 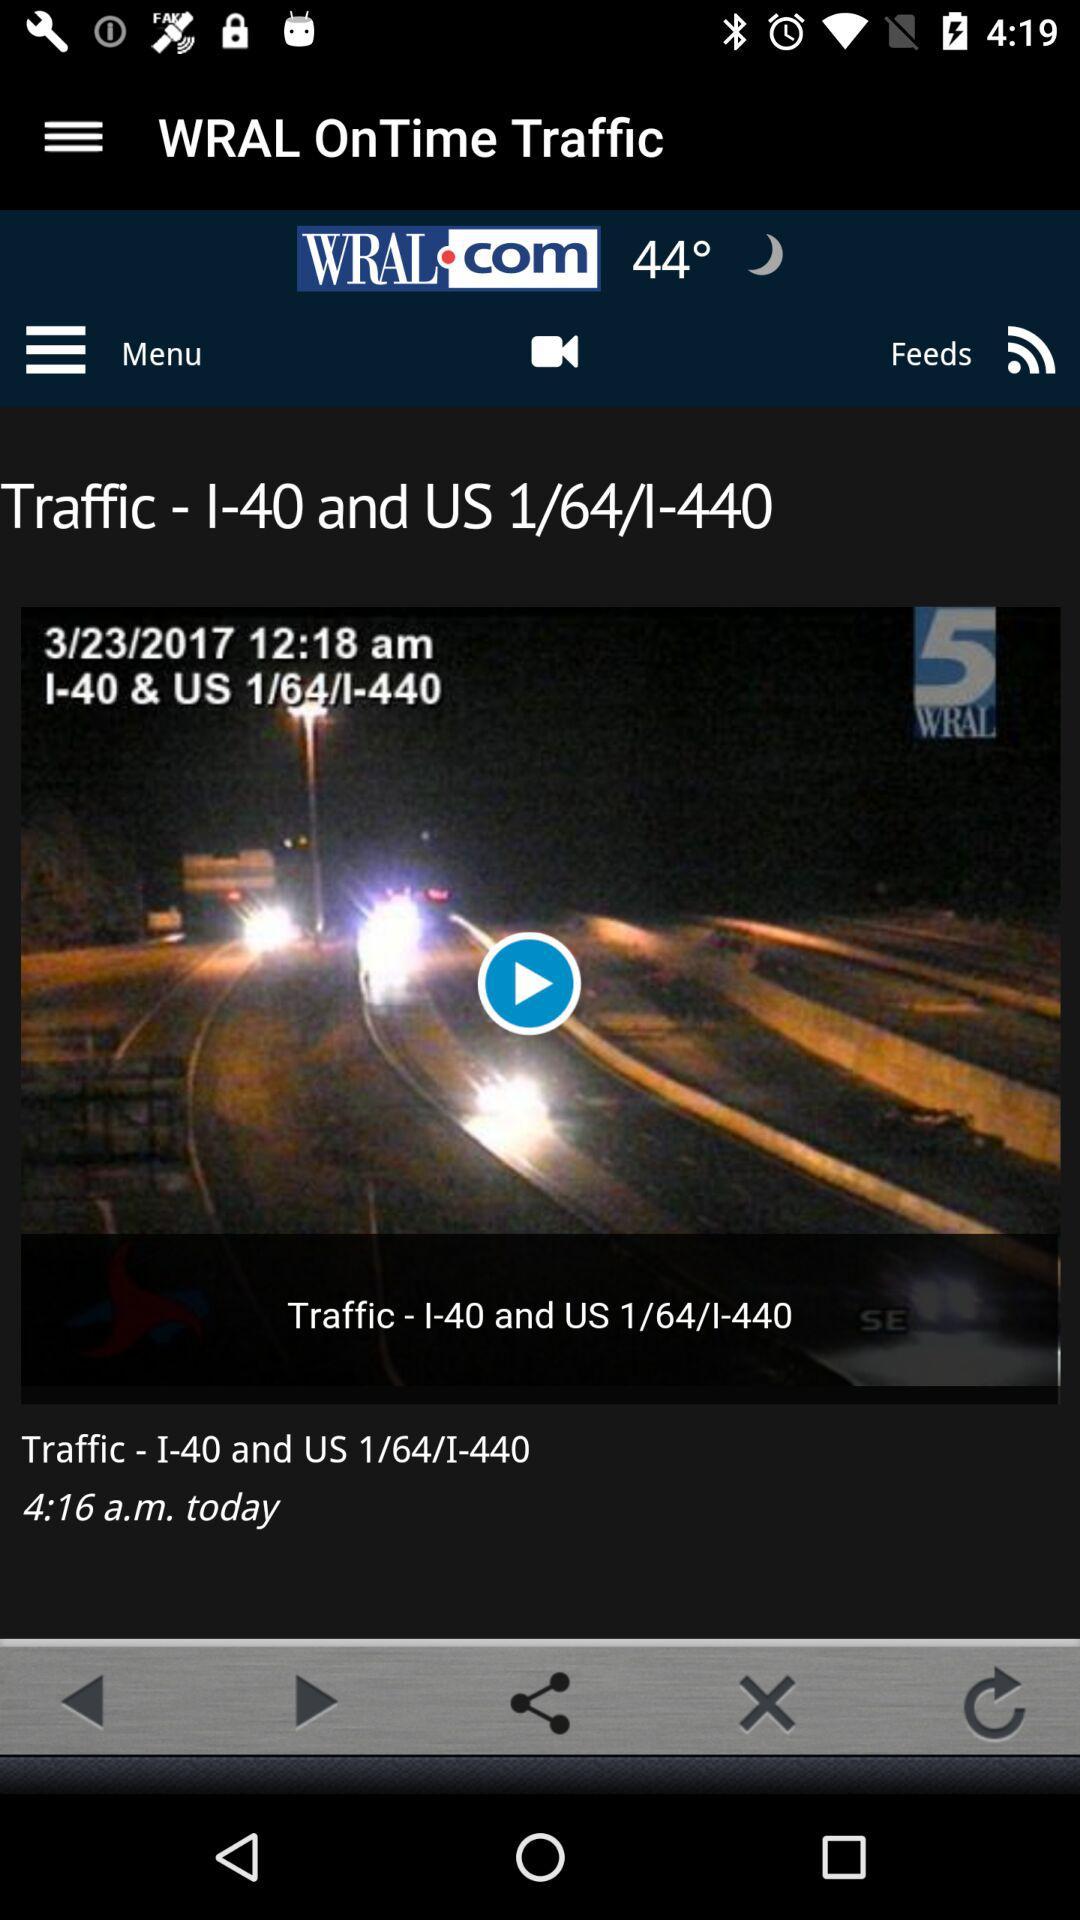 What do you see at coordinates (766, 1702) in the screenshot?
I see `the close icon` at bounding box center [766, 1702].